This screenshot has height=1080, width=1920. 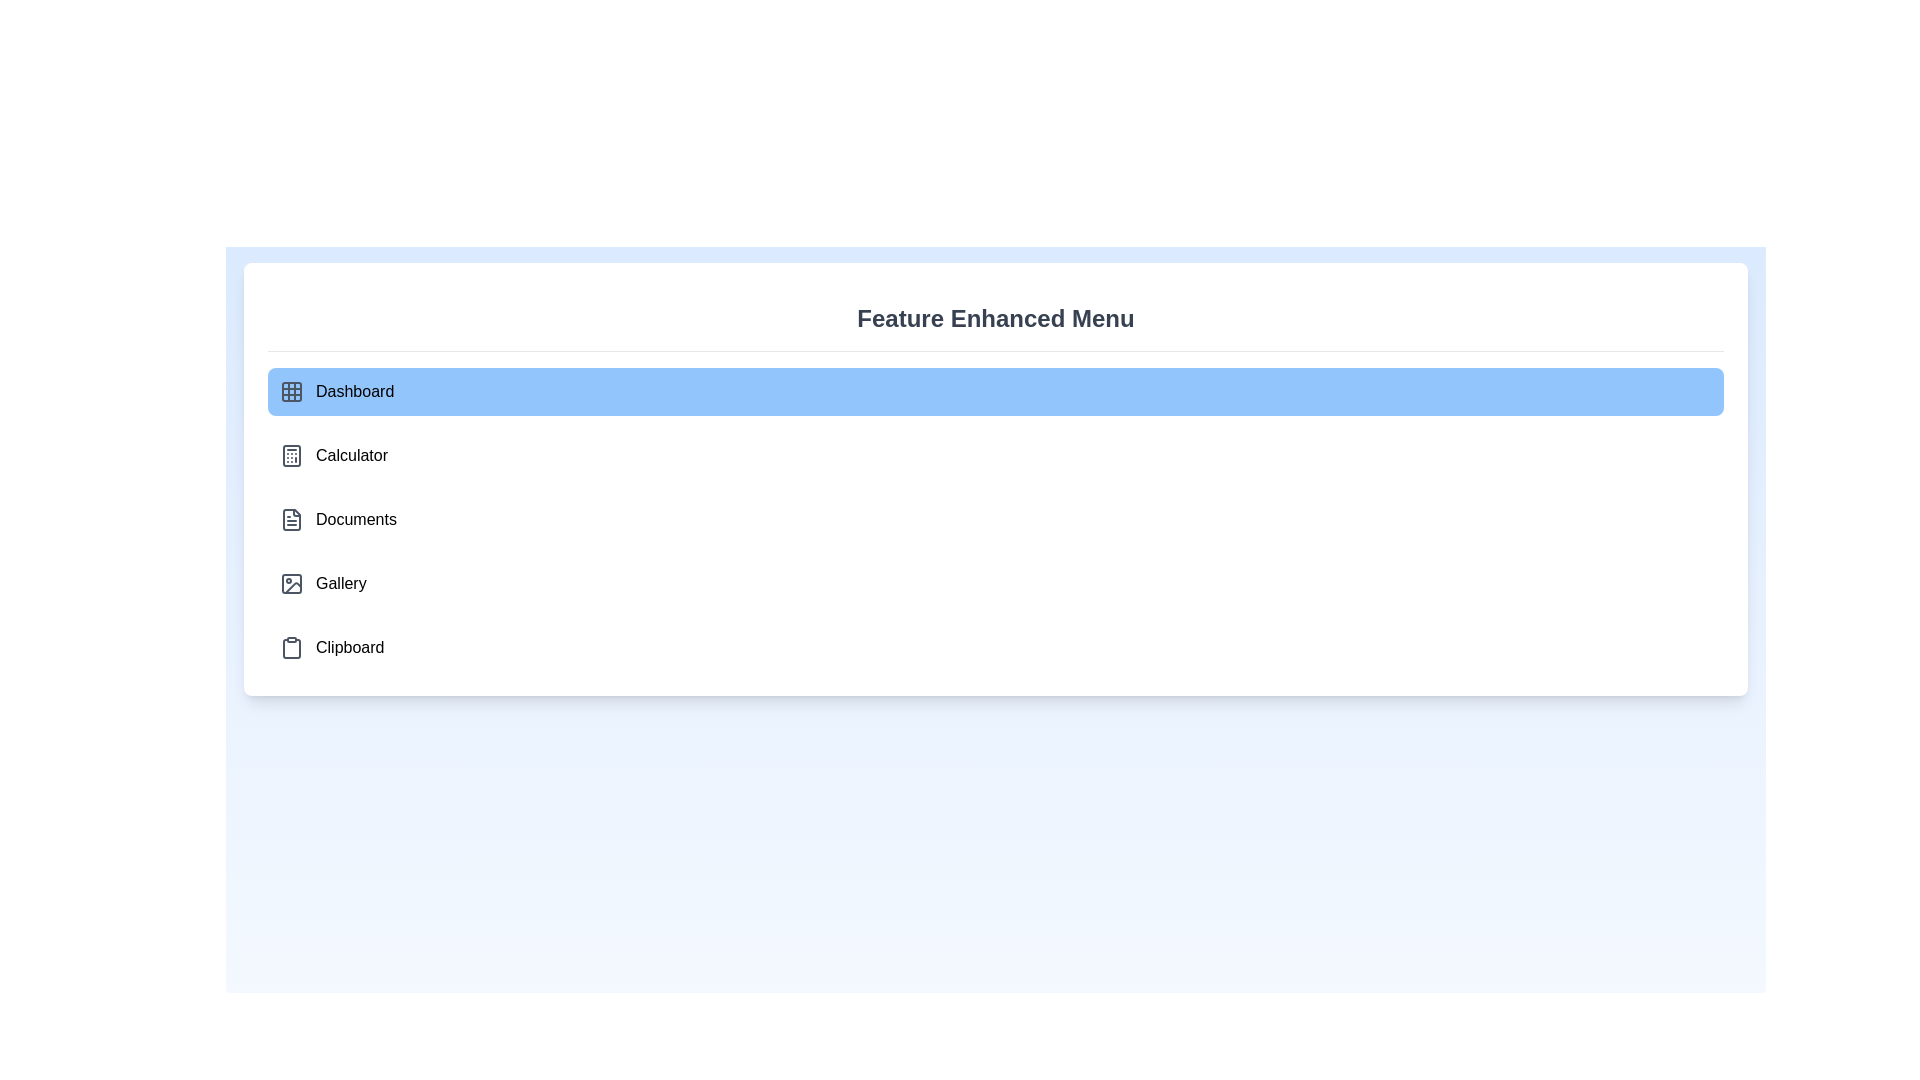 I want to click on the menu item labeled 'Dashboard' to observe its hover effect, so click(x=996, y=392).